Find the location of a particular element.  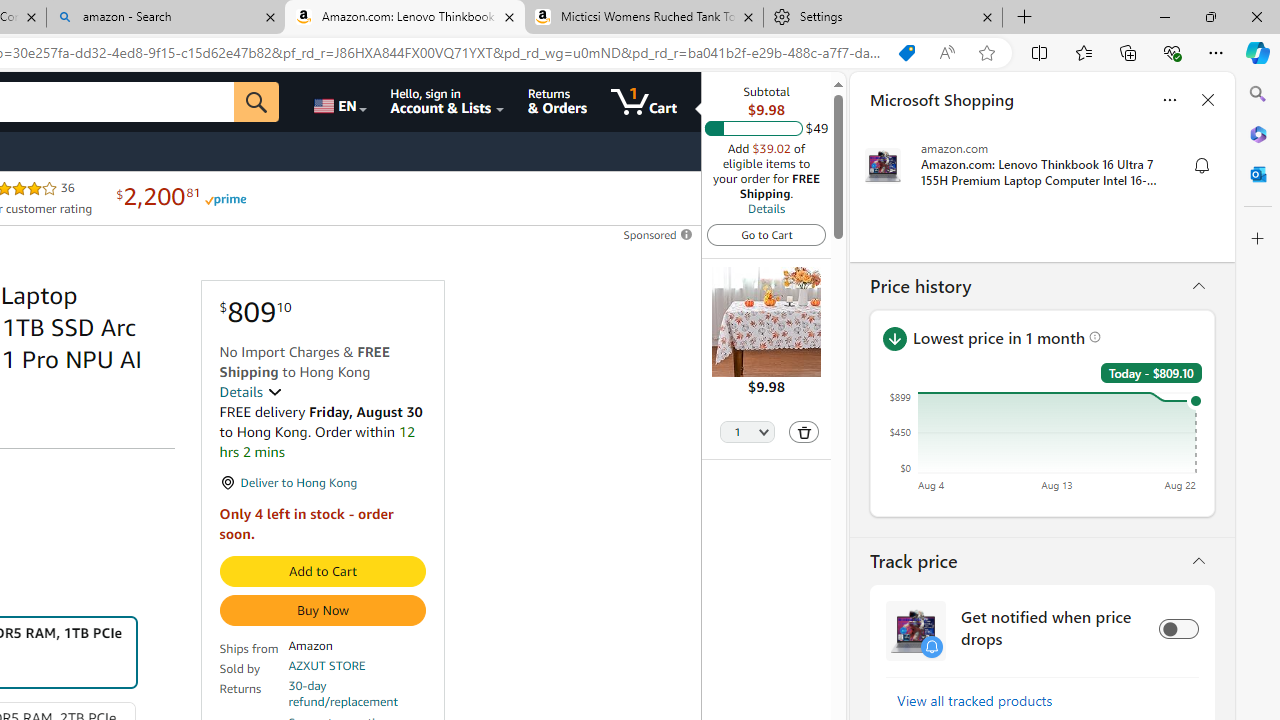

'1 item in cart' is located at coordinates (643, 101).